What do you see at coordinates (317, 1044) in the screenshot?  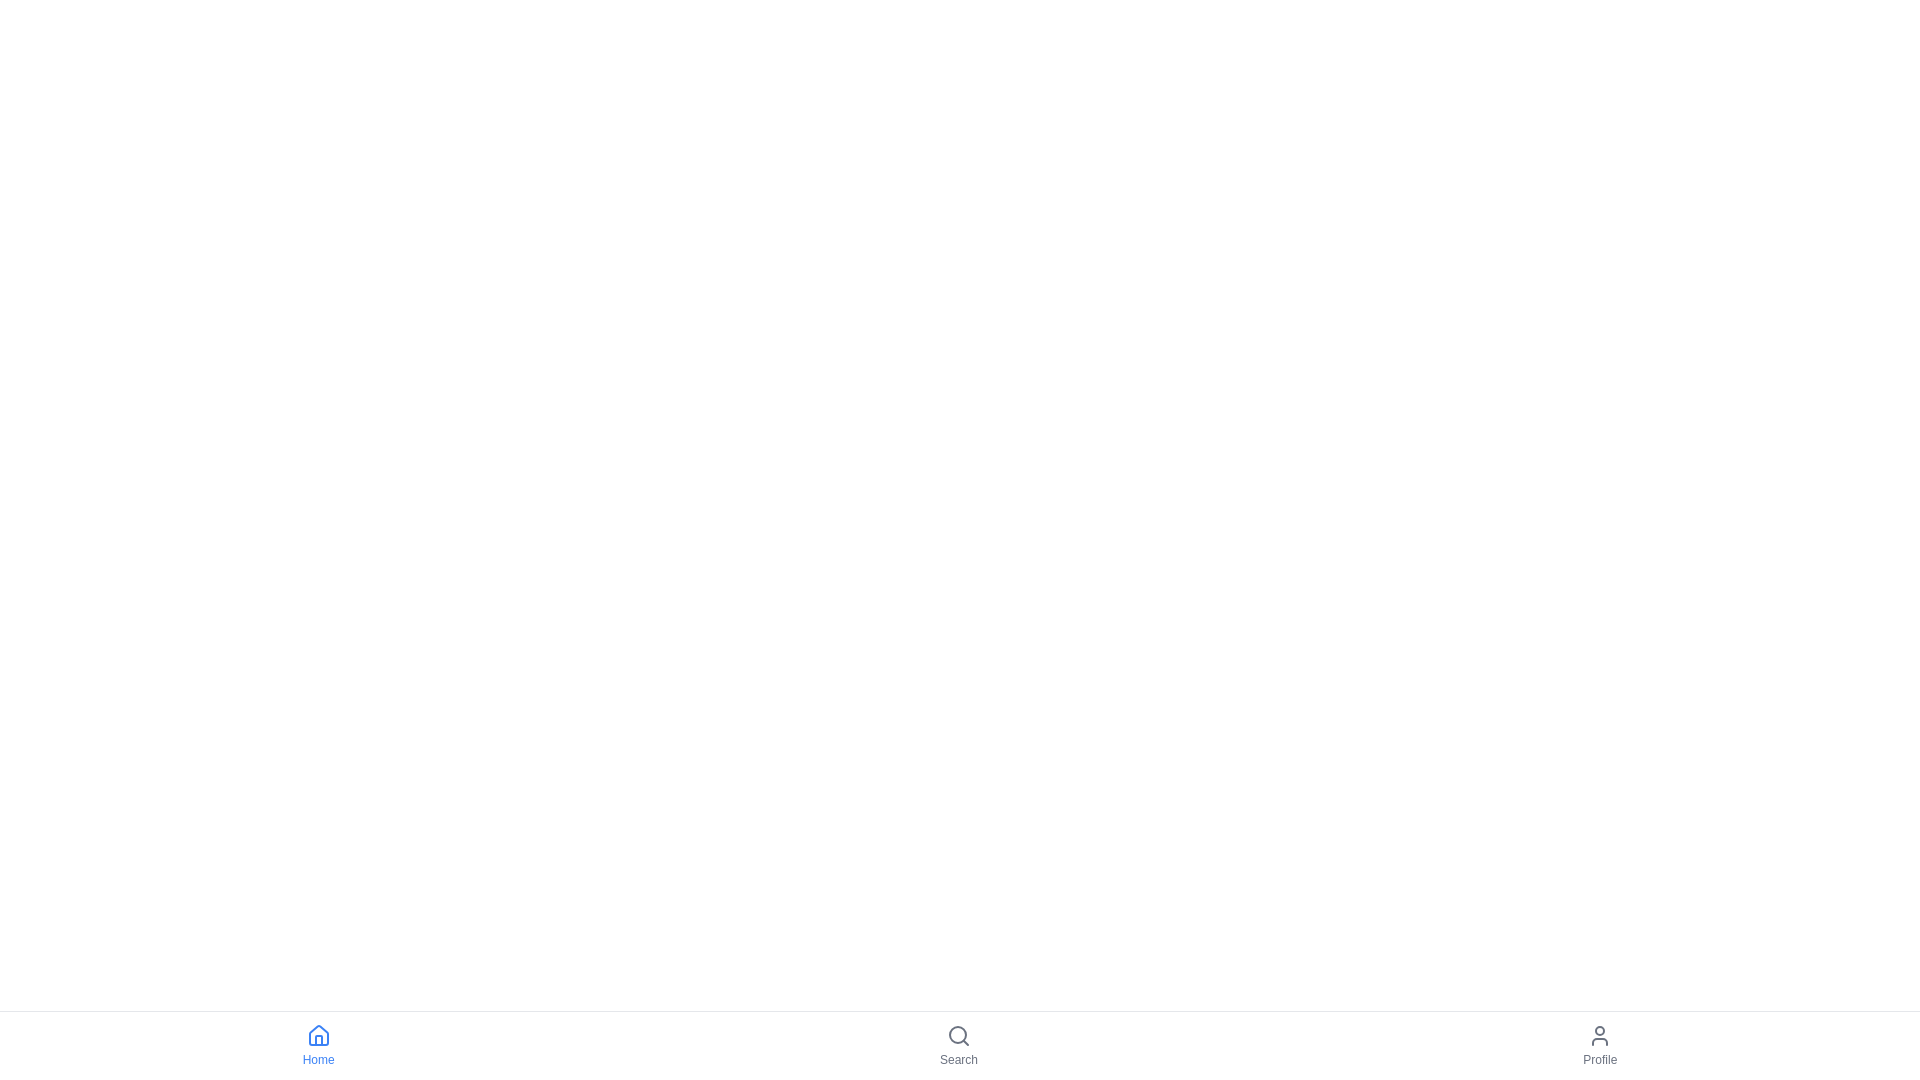 I see `the 'Home' button` at bounding box center [317, 1044].